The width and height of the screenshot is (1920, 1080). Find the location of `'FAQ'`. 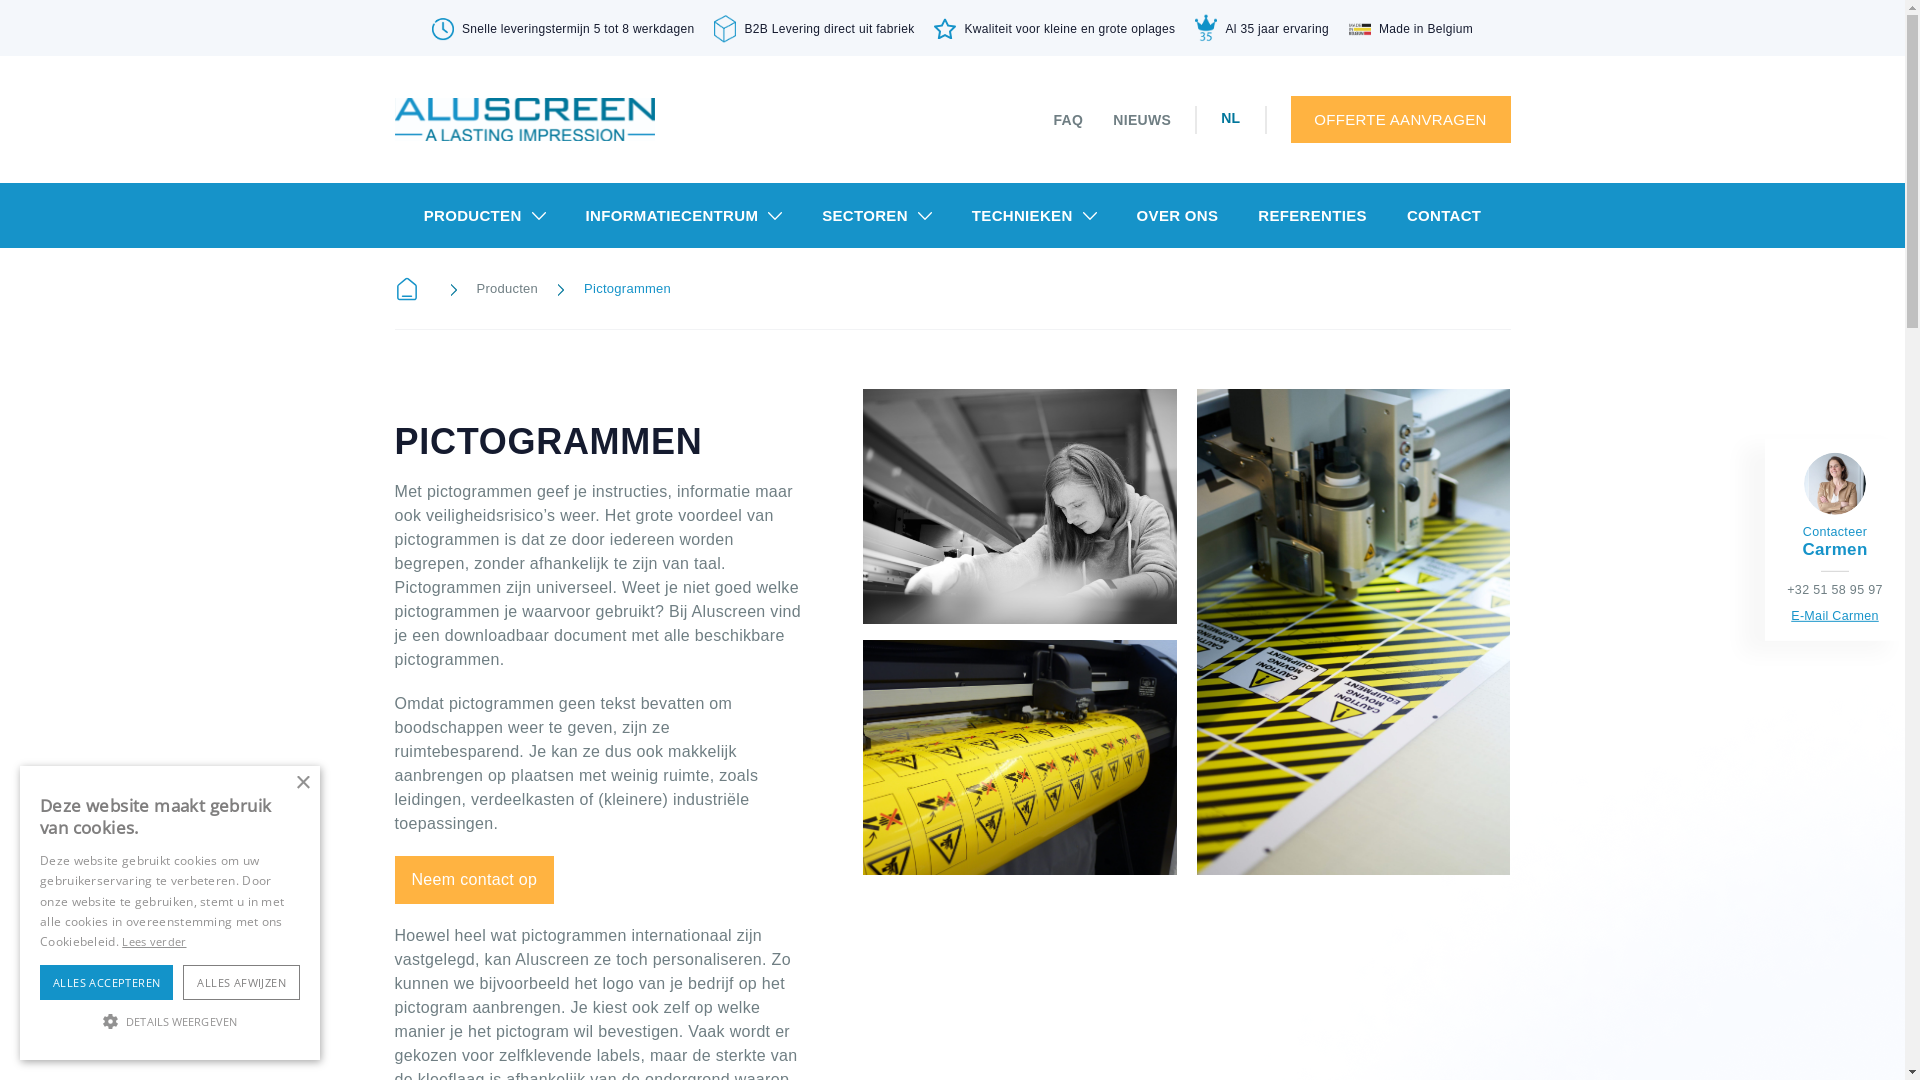

'FAQ' is located at coordinates (1068, 119).